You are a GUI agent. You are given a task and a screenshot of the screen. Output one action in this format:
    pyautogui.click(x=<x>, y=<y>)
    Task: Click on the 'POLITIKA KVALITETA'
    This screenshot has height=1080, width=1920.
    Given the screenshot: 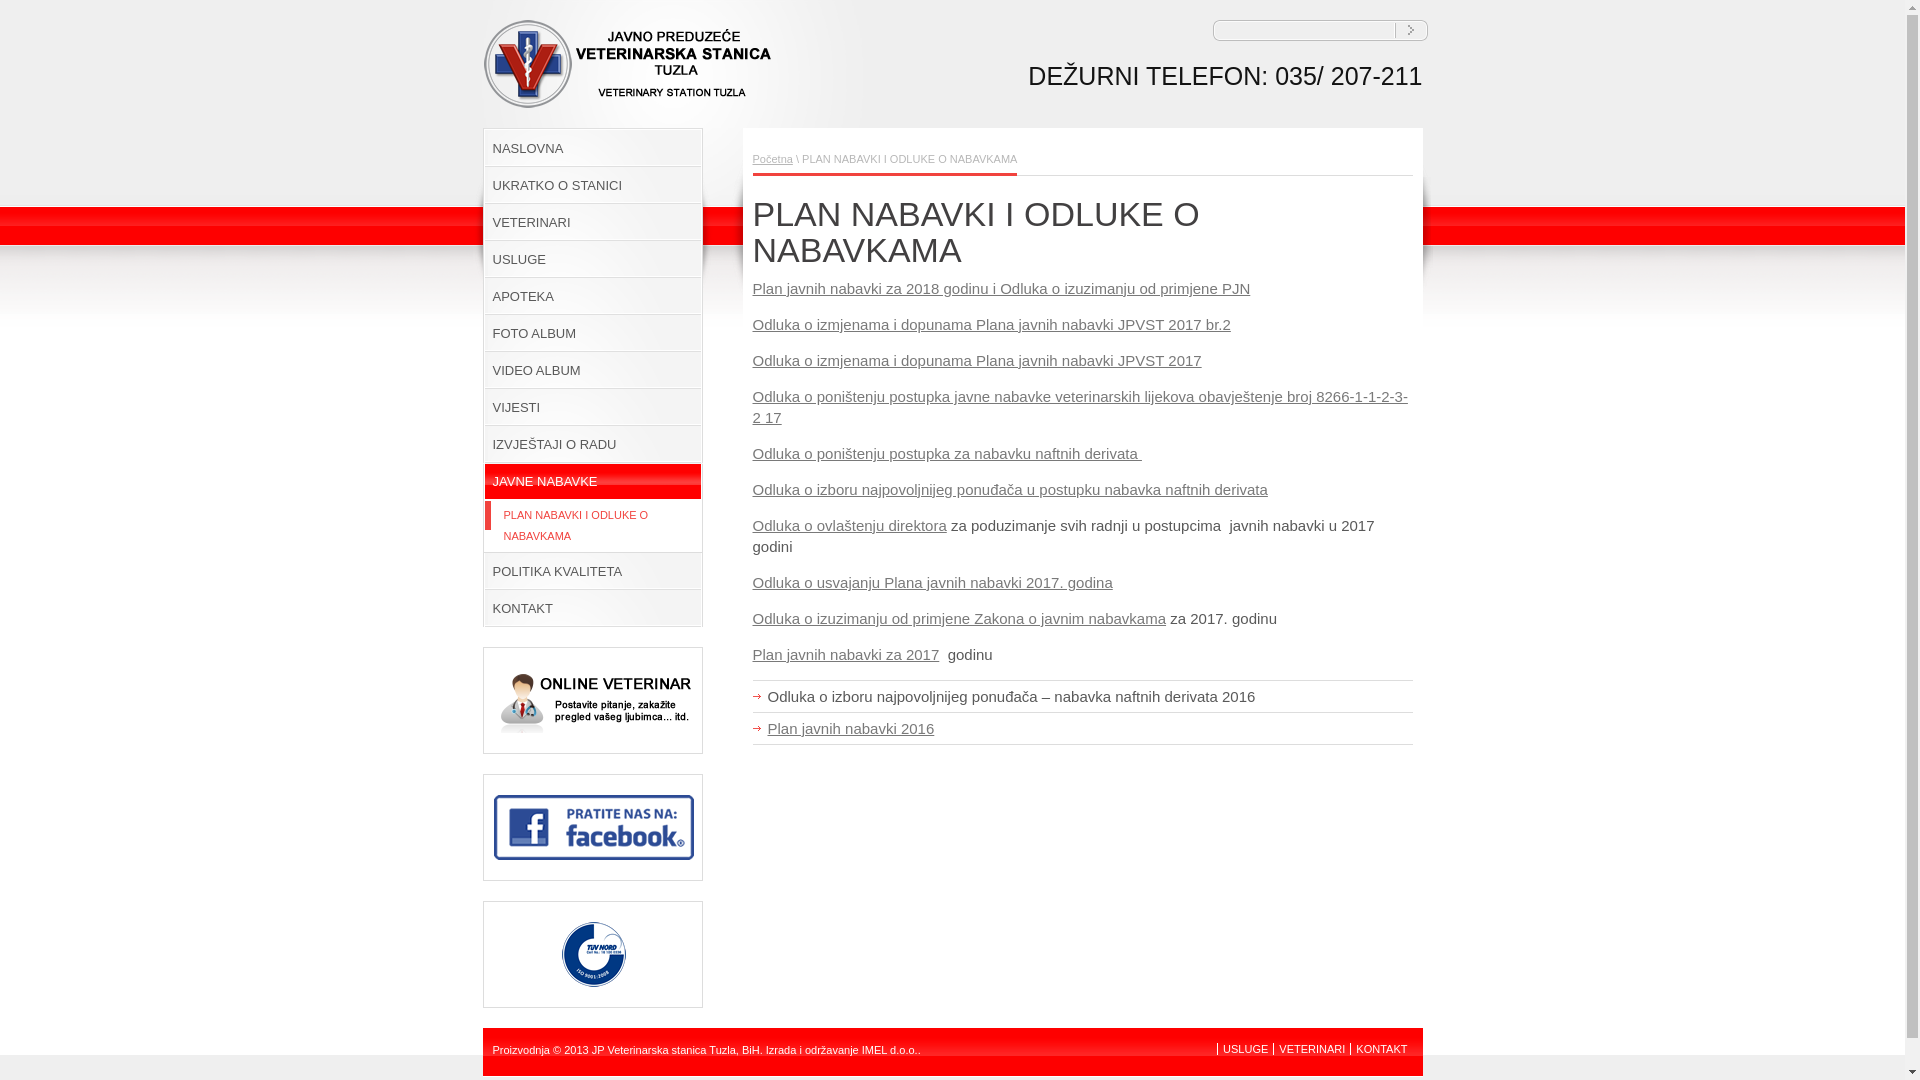 What is the action you would take?
    pyautogui.click(x=590, y=571)
    